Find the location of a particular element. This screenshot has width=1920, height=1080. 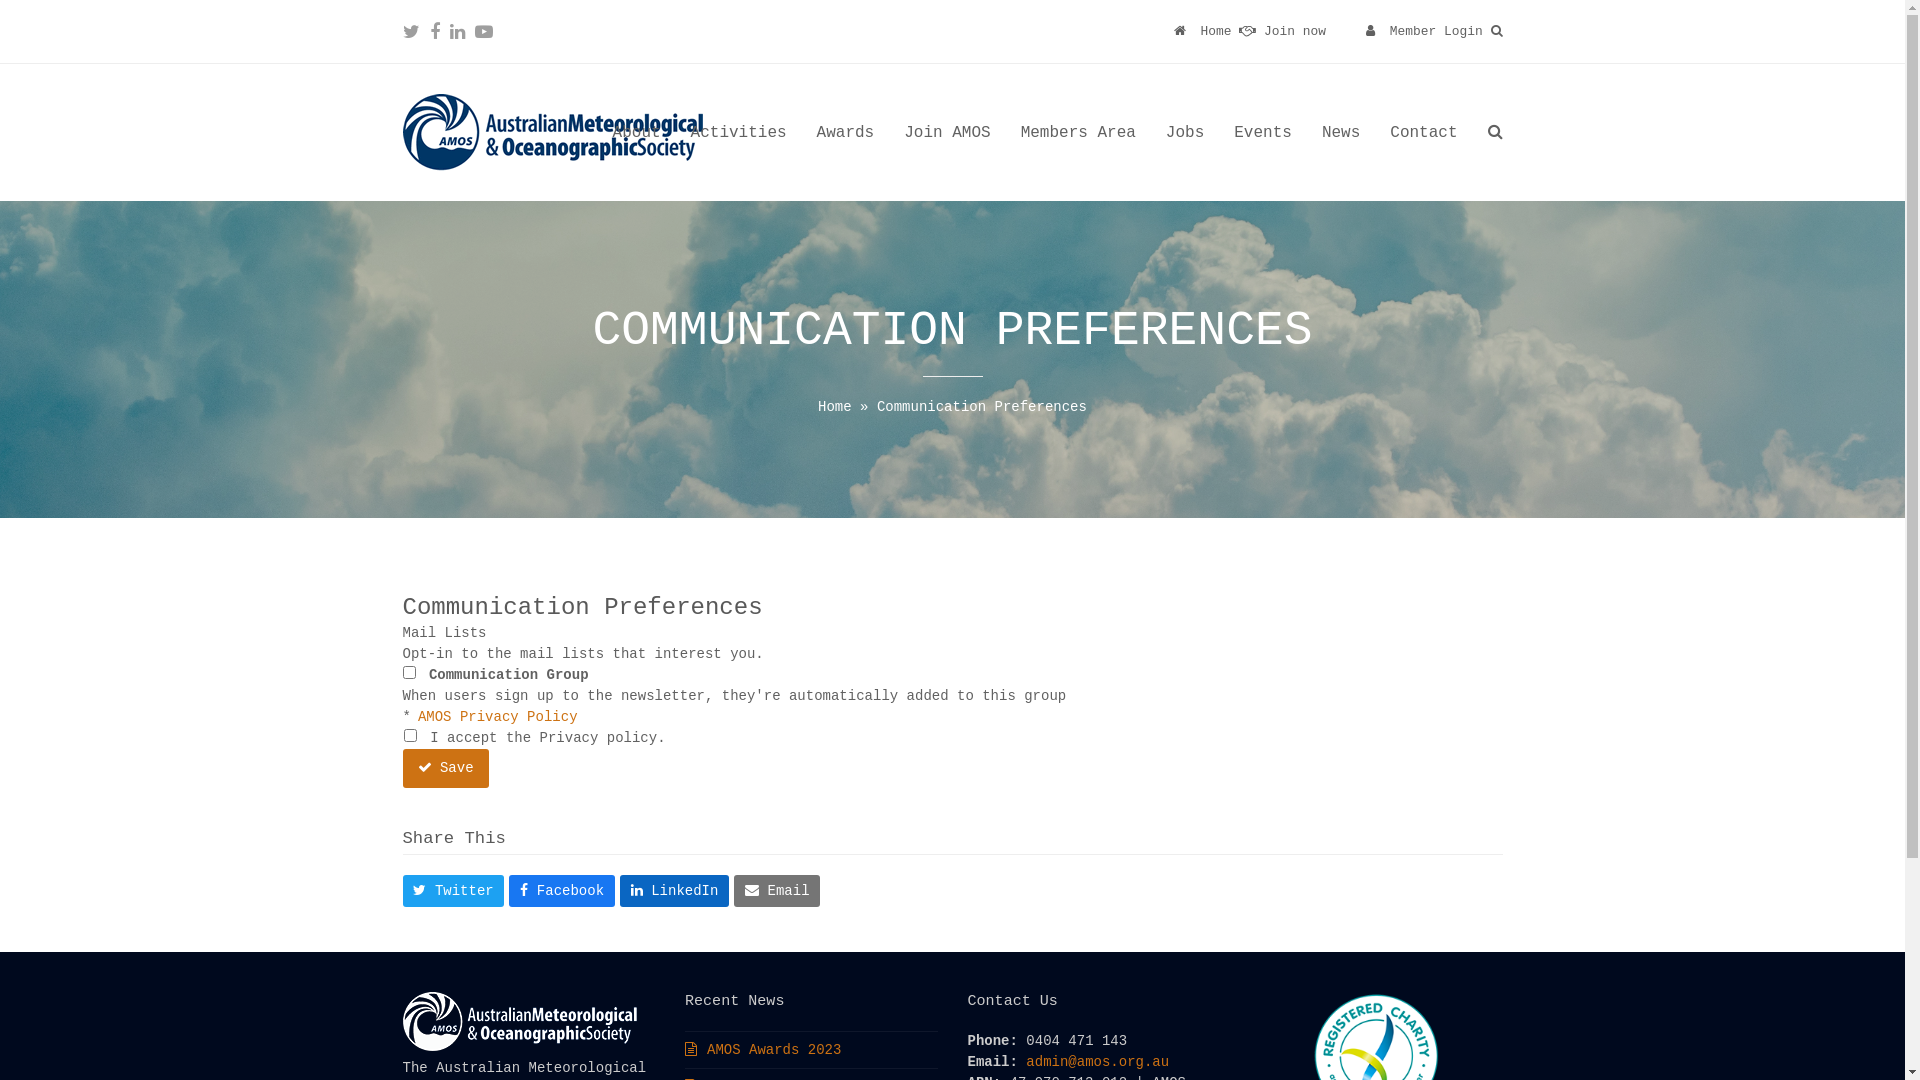

'Home' is located at coordinates (1202, 31).